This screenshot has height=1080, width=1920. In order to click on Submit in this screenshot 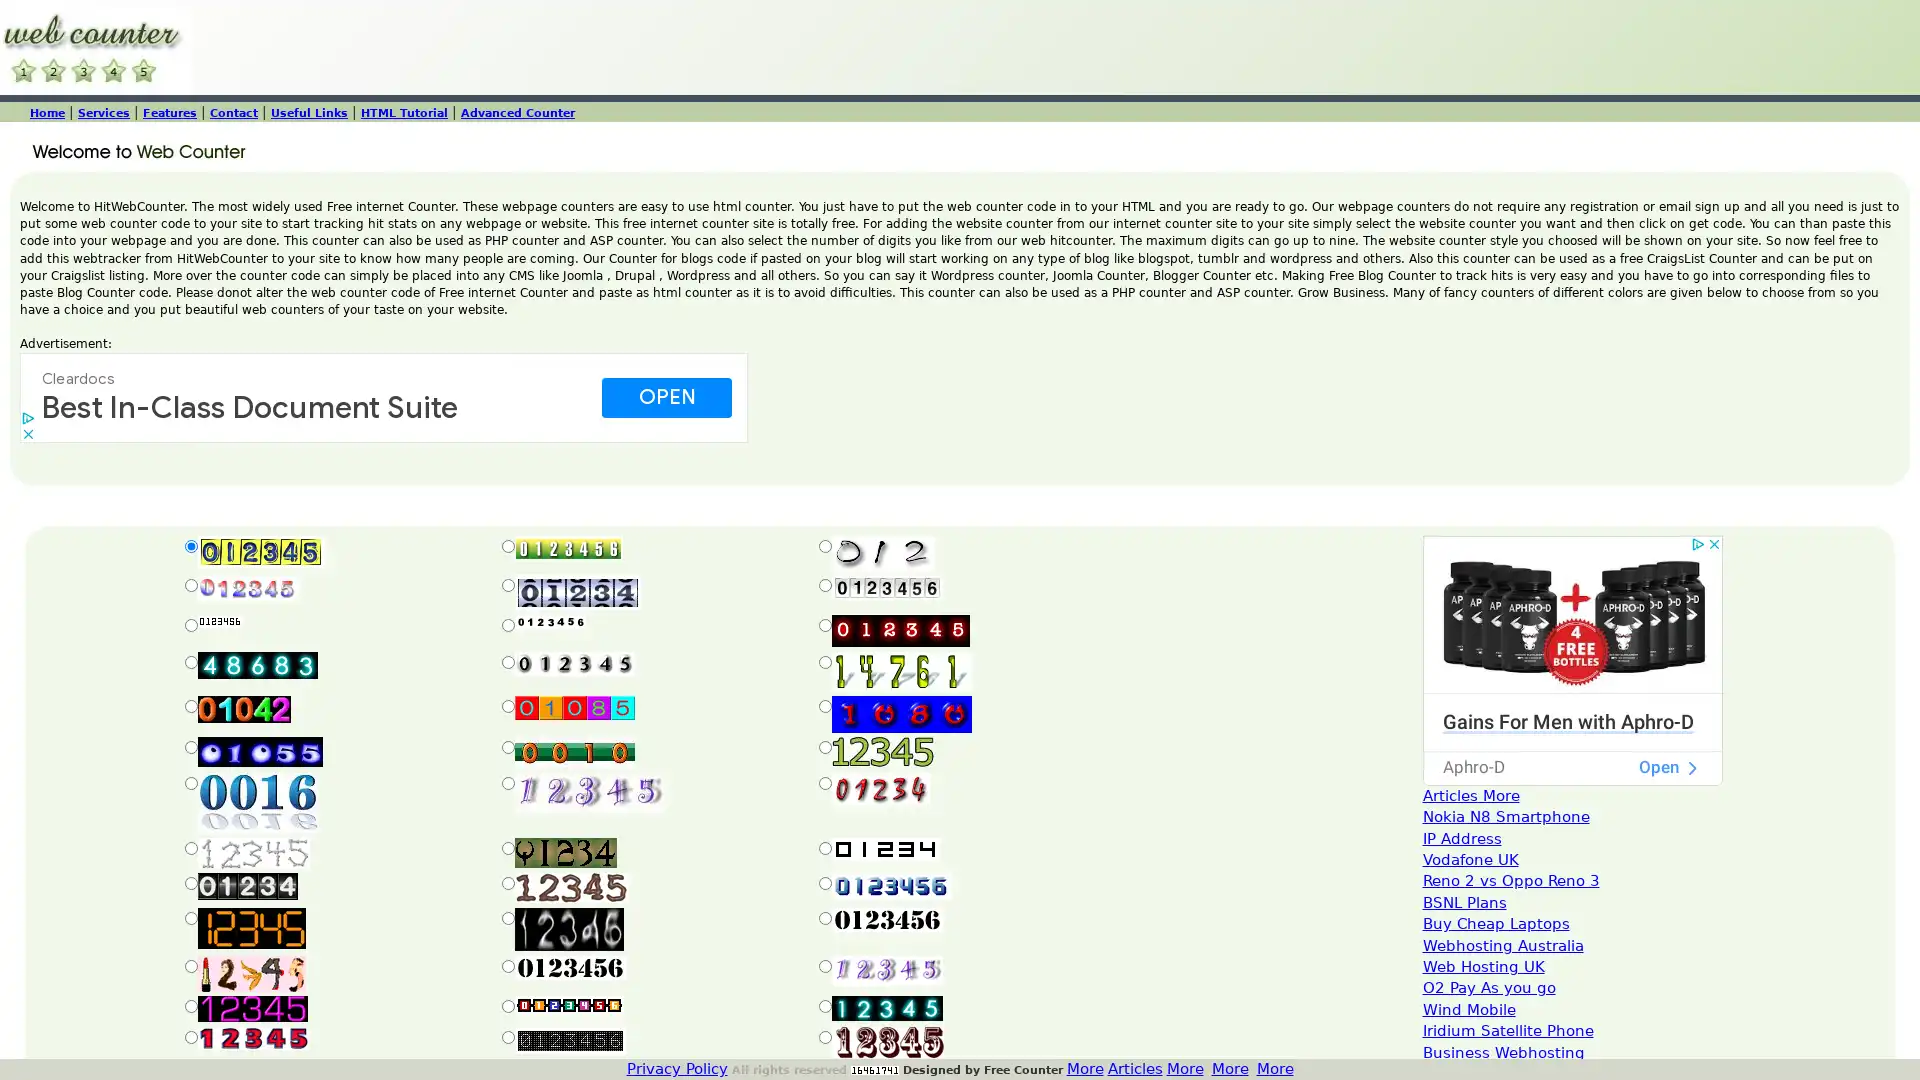, I will do `click(570, 886)`.